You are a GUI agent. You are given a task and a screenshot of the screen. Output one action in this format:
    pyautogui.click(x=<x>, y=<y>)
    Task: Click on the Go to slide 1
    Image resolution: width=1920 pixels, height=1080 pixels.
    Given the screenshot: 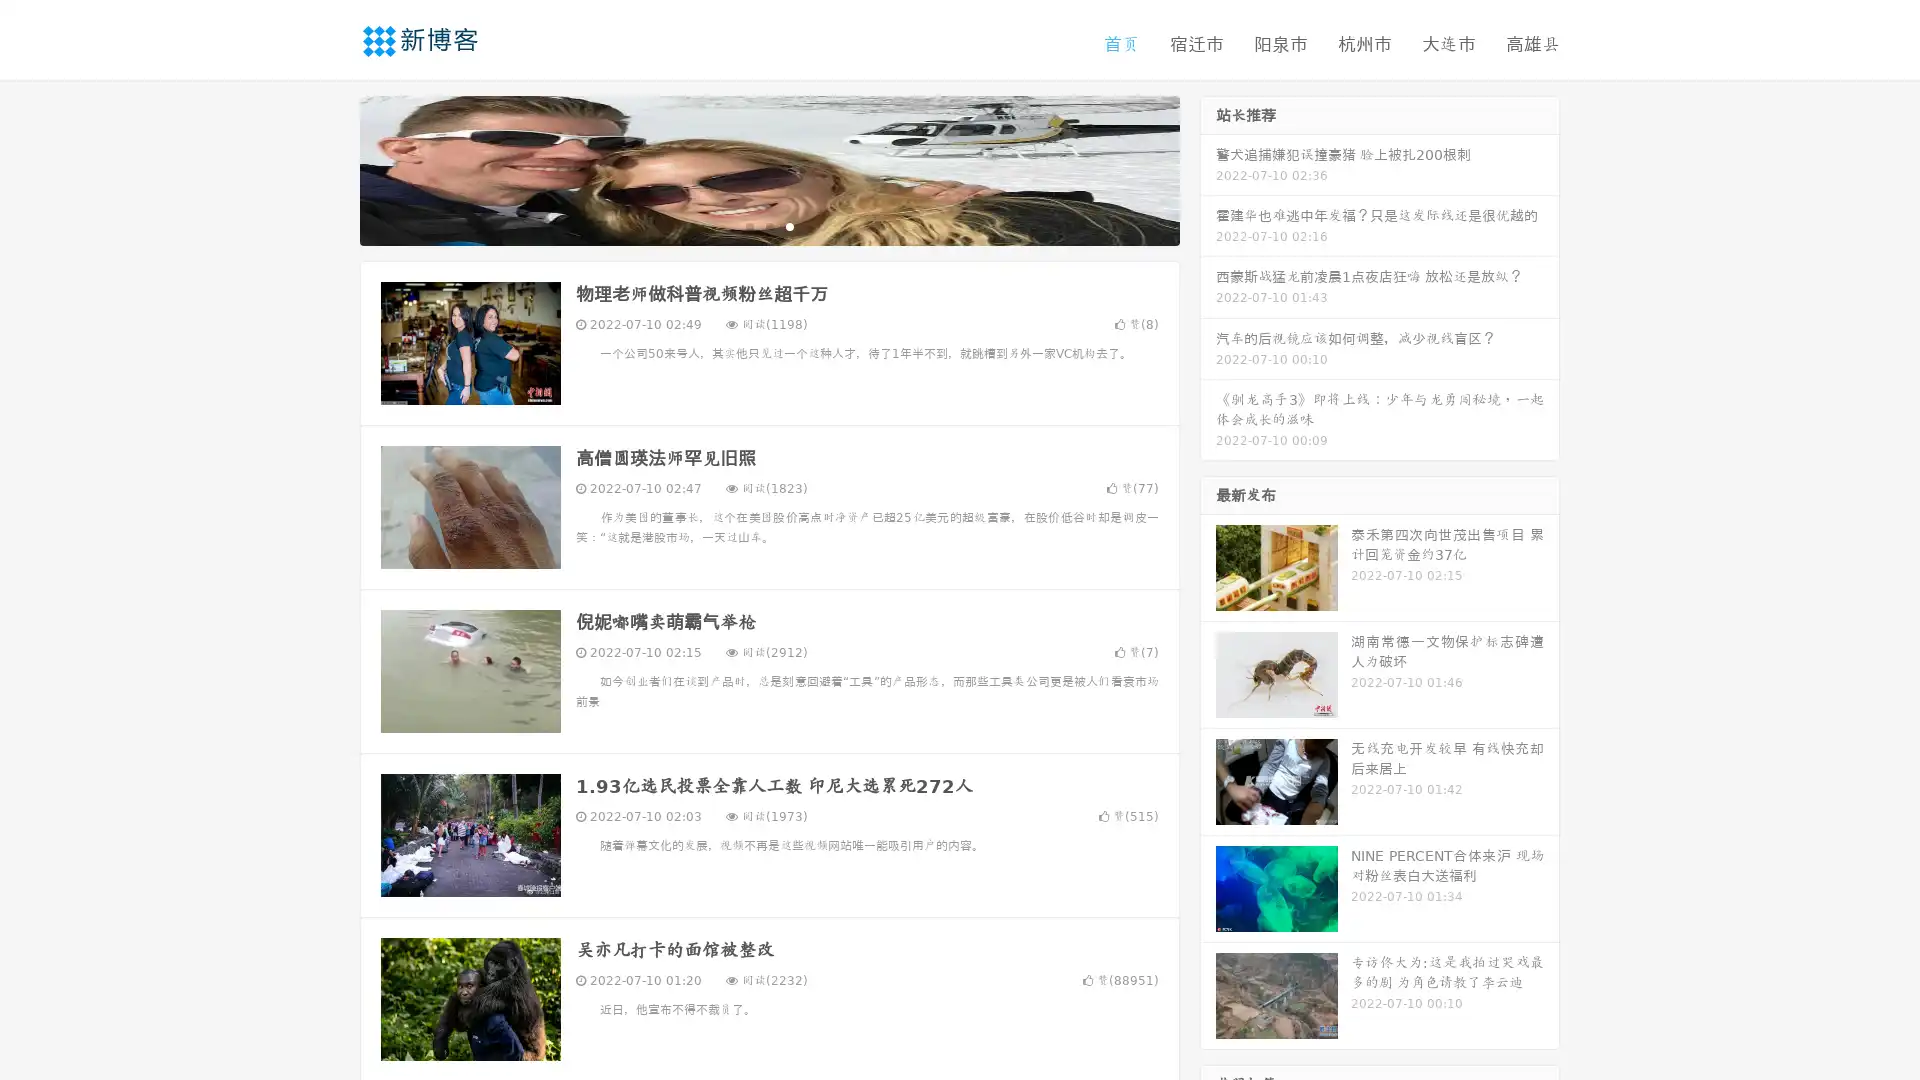 What is the action you would take?
    pyautogui.click(x=748, y=225)
    